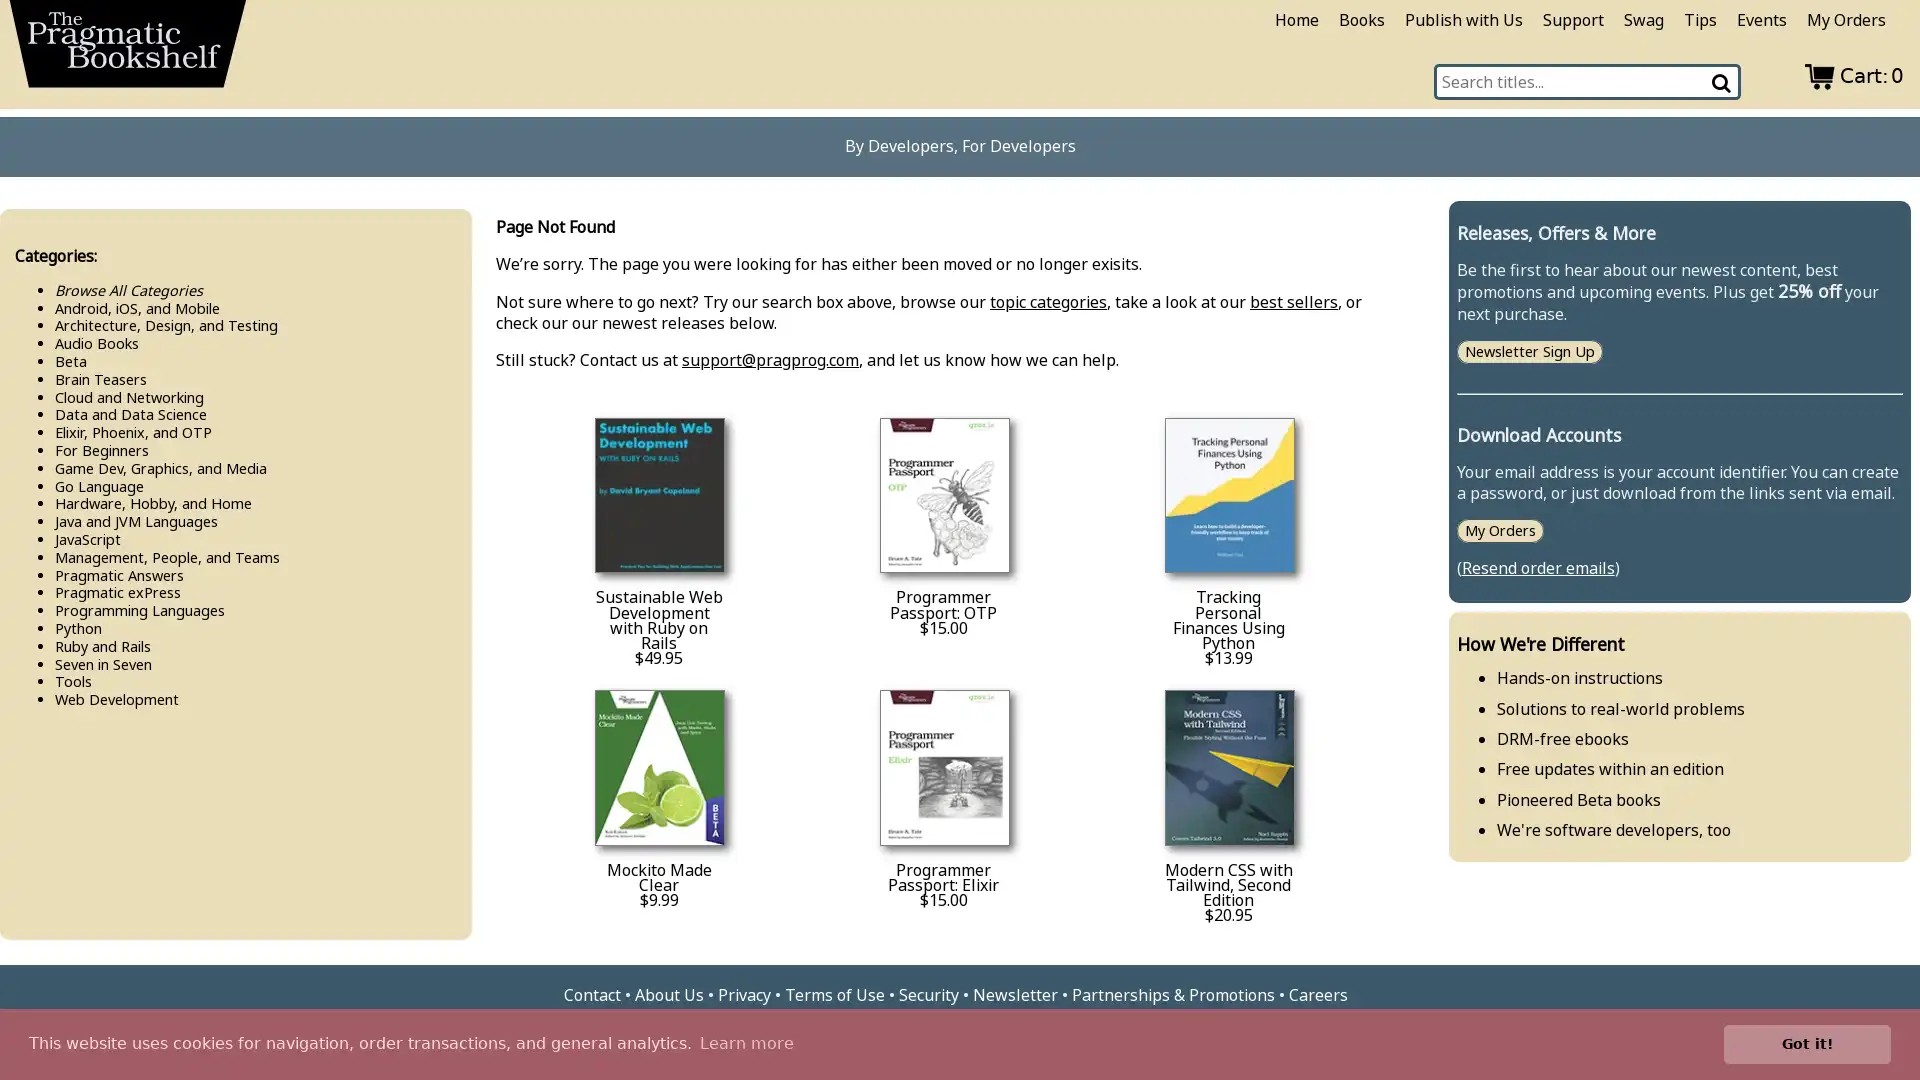 The width and height of the screenshot is (1920, 1080). Describe the element at coordinates (745, 1043) in the screenshot. I see `learn more about cookies` at that location.